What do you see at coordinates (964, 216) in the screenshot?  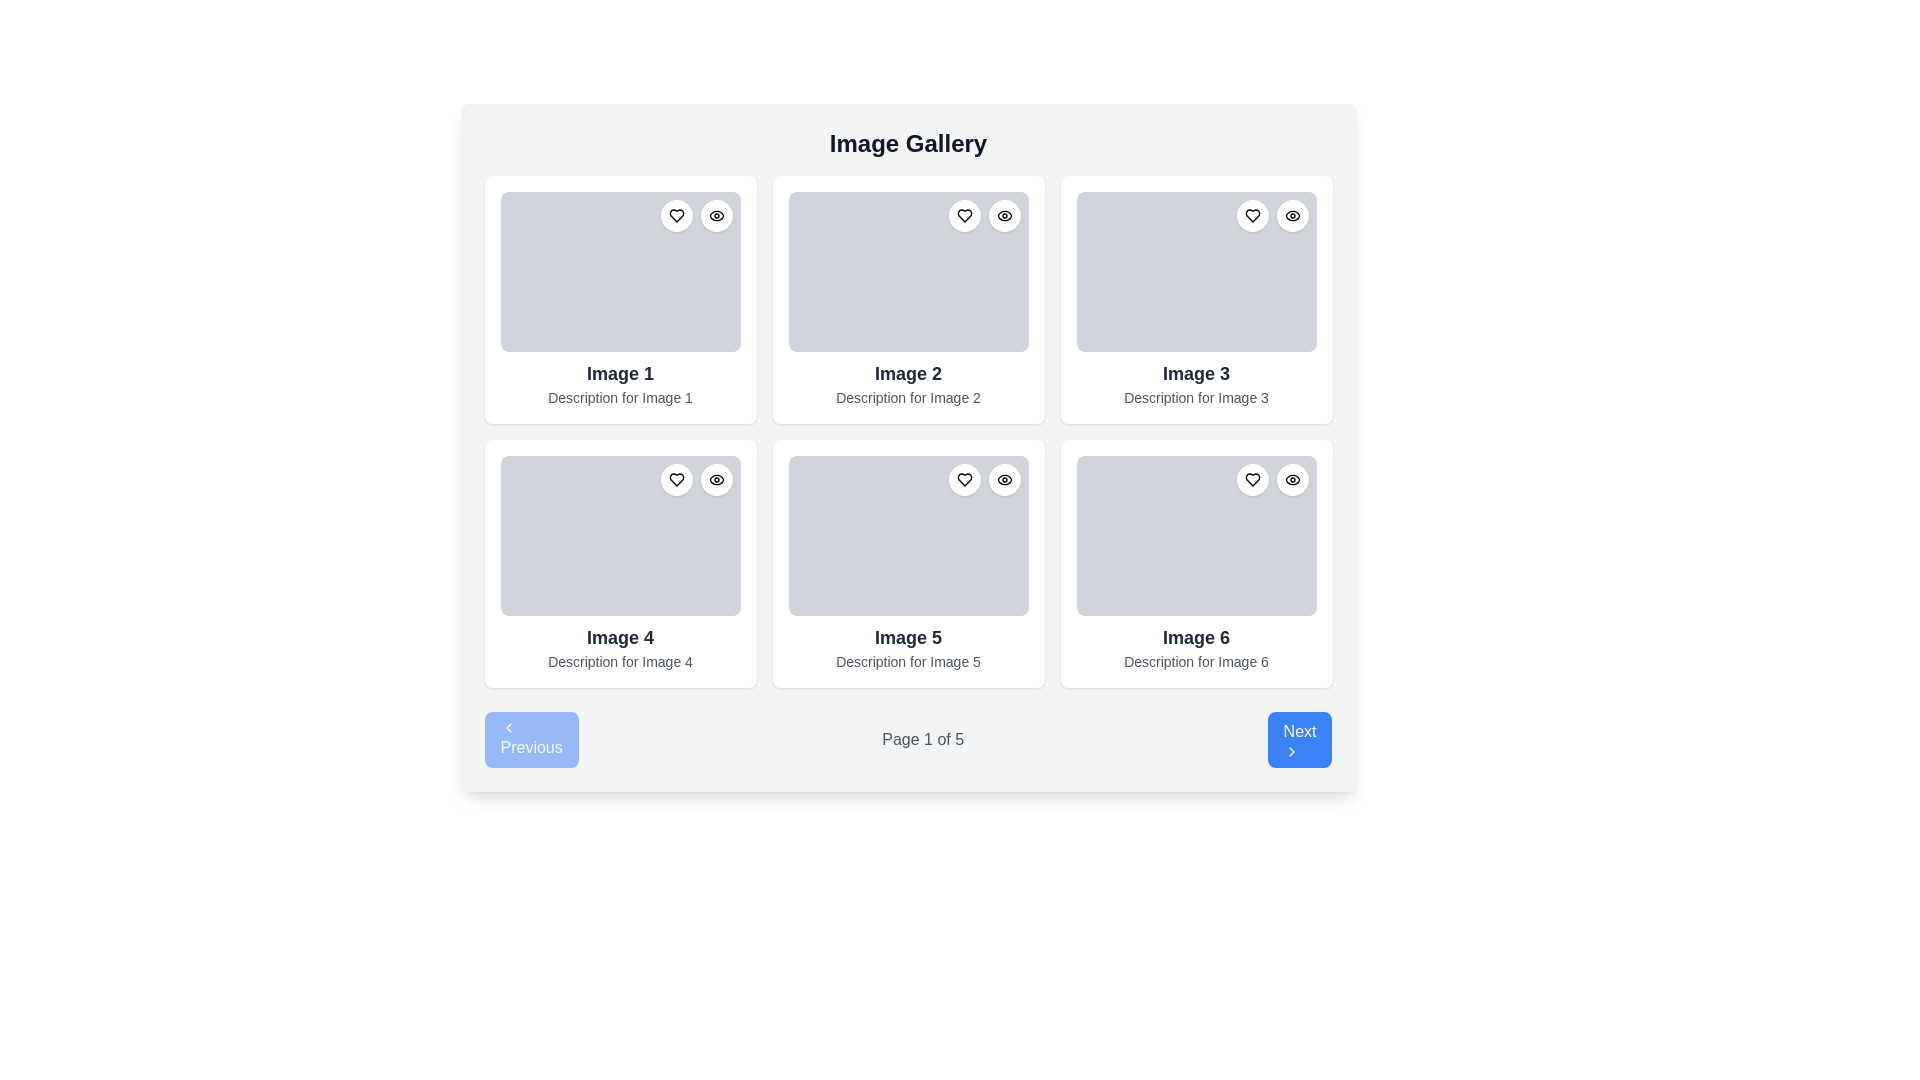 I see `the stylized heart icon` at bounding box center [964, 216].